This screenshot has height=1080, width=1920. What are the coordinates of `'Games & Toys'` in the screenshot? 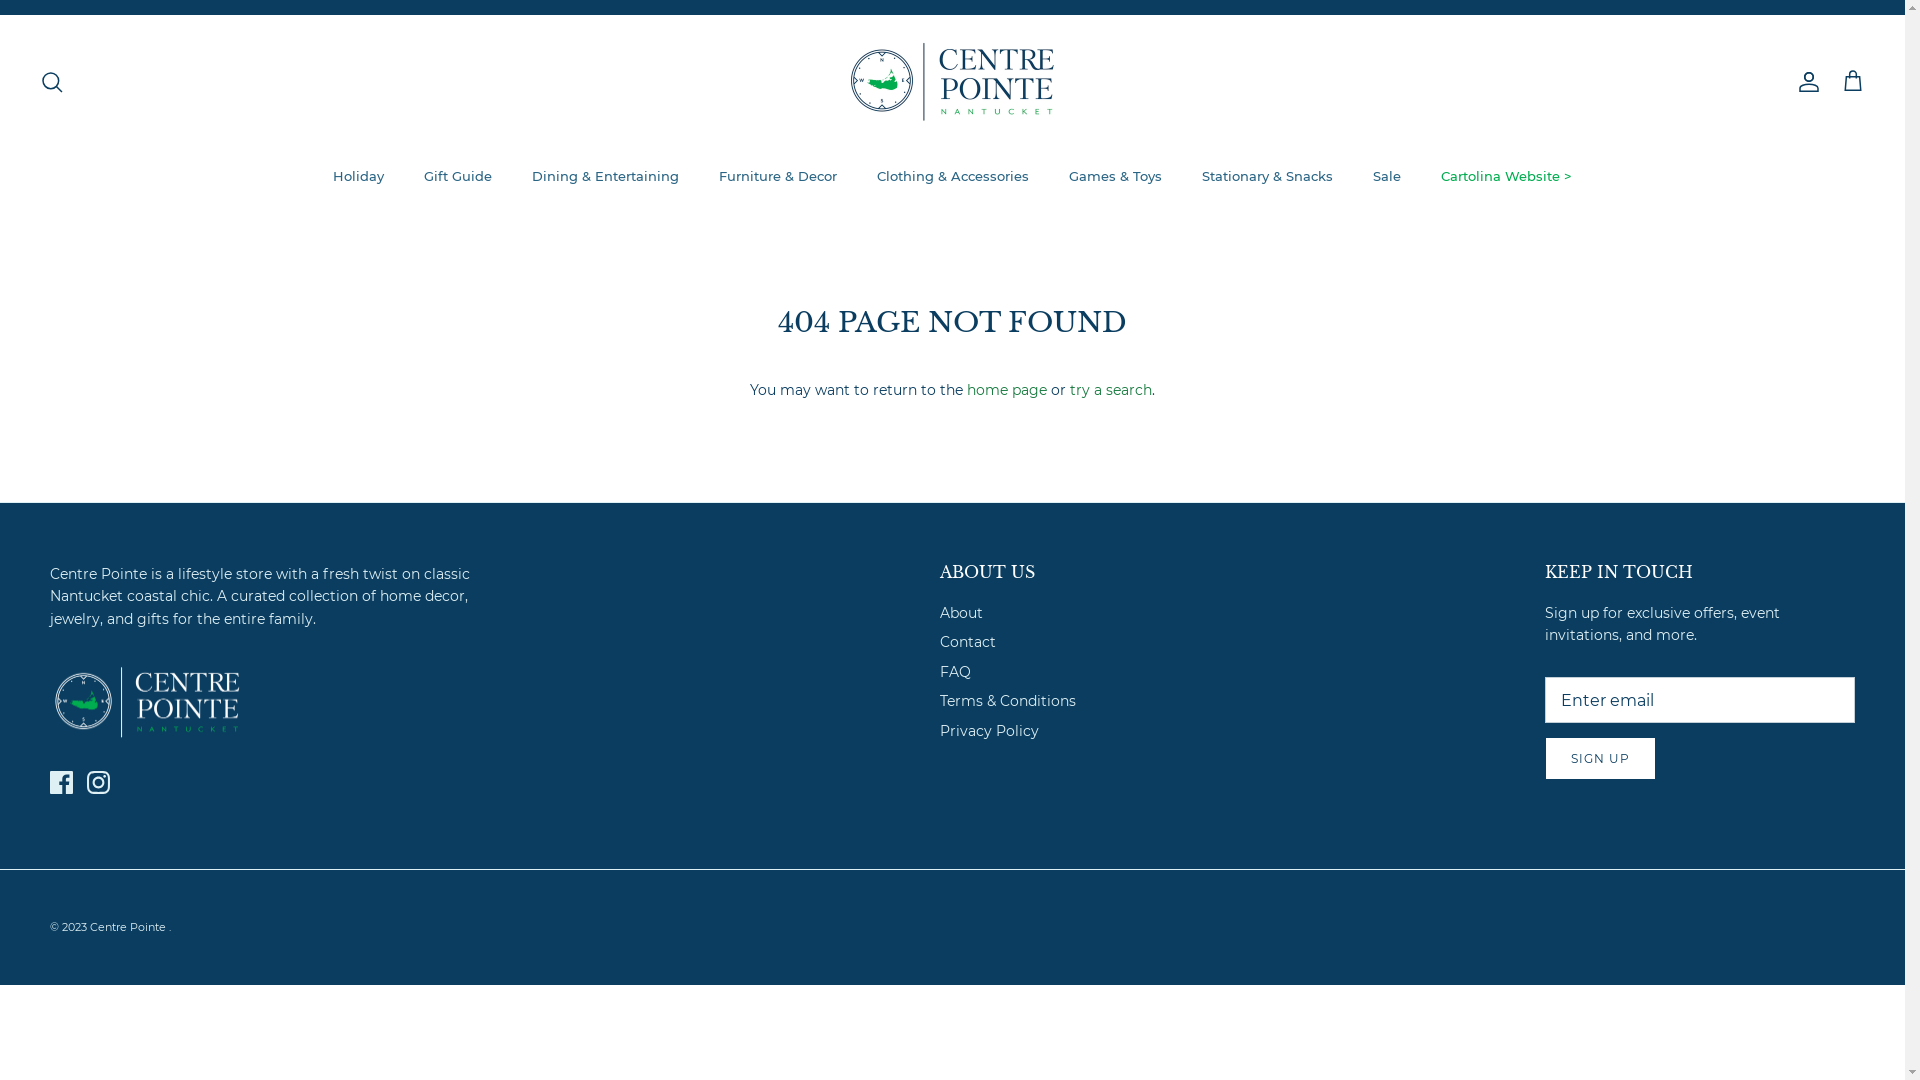 It's located at (1114, 176).